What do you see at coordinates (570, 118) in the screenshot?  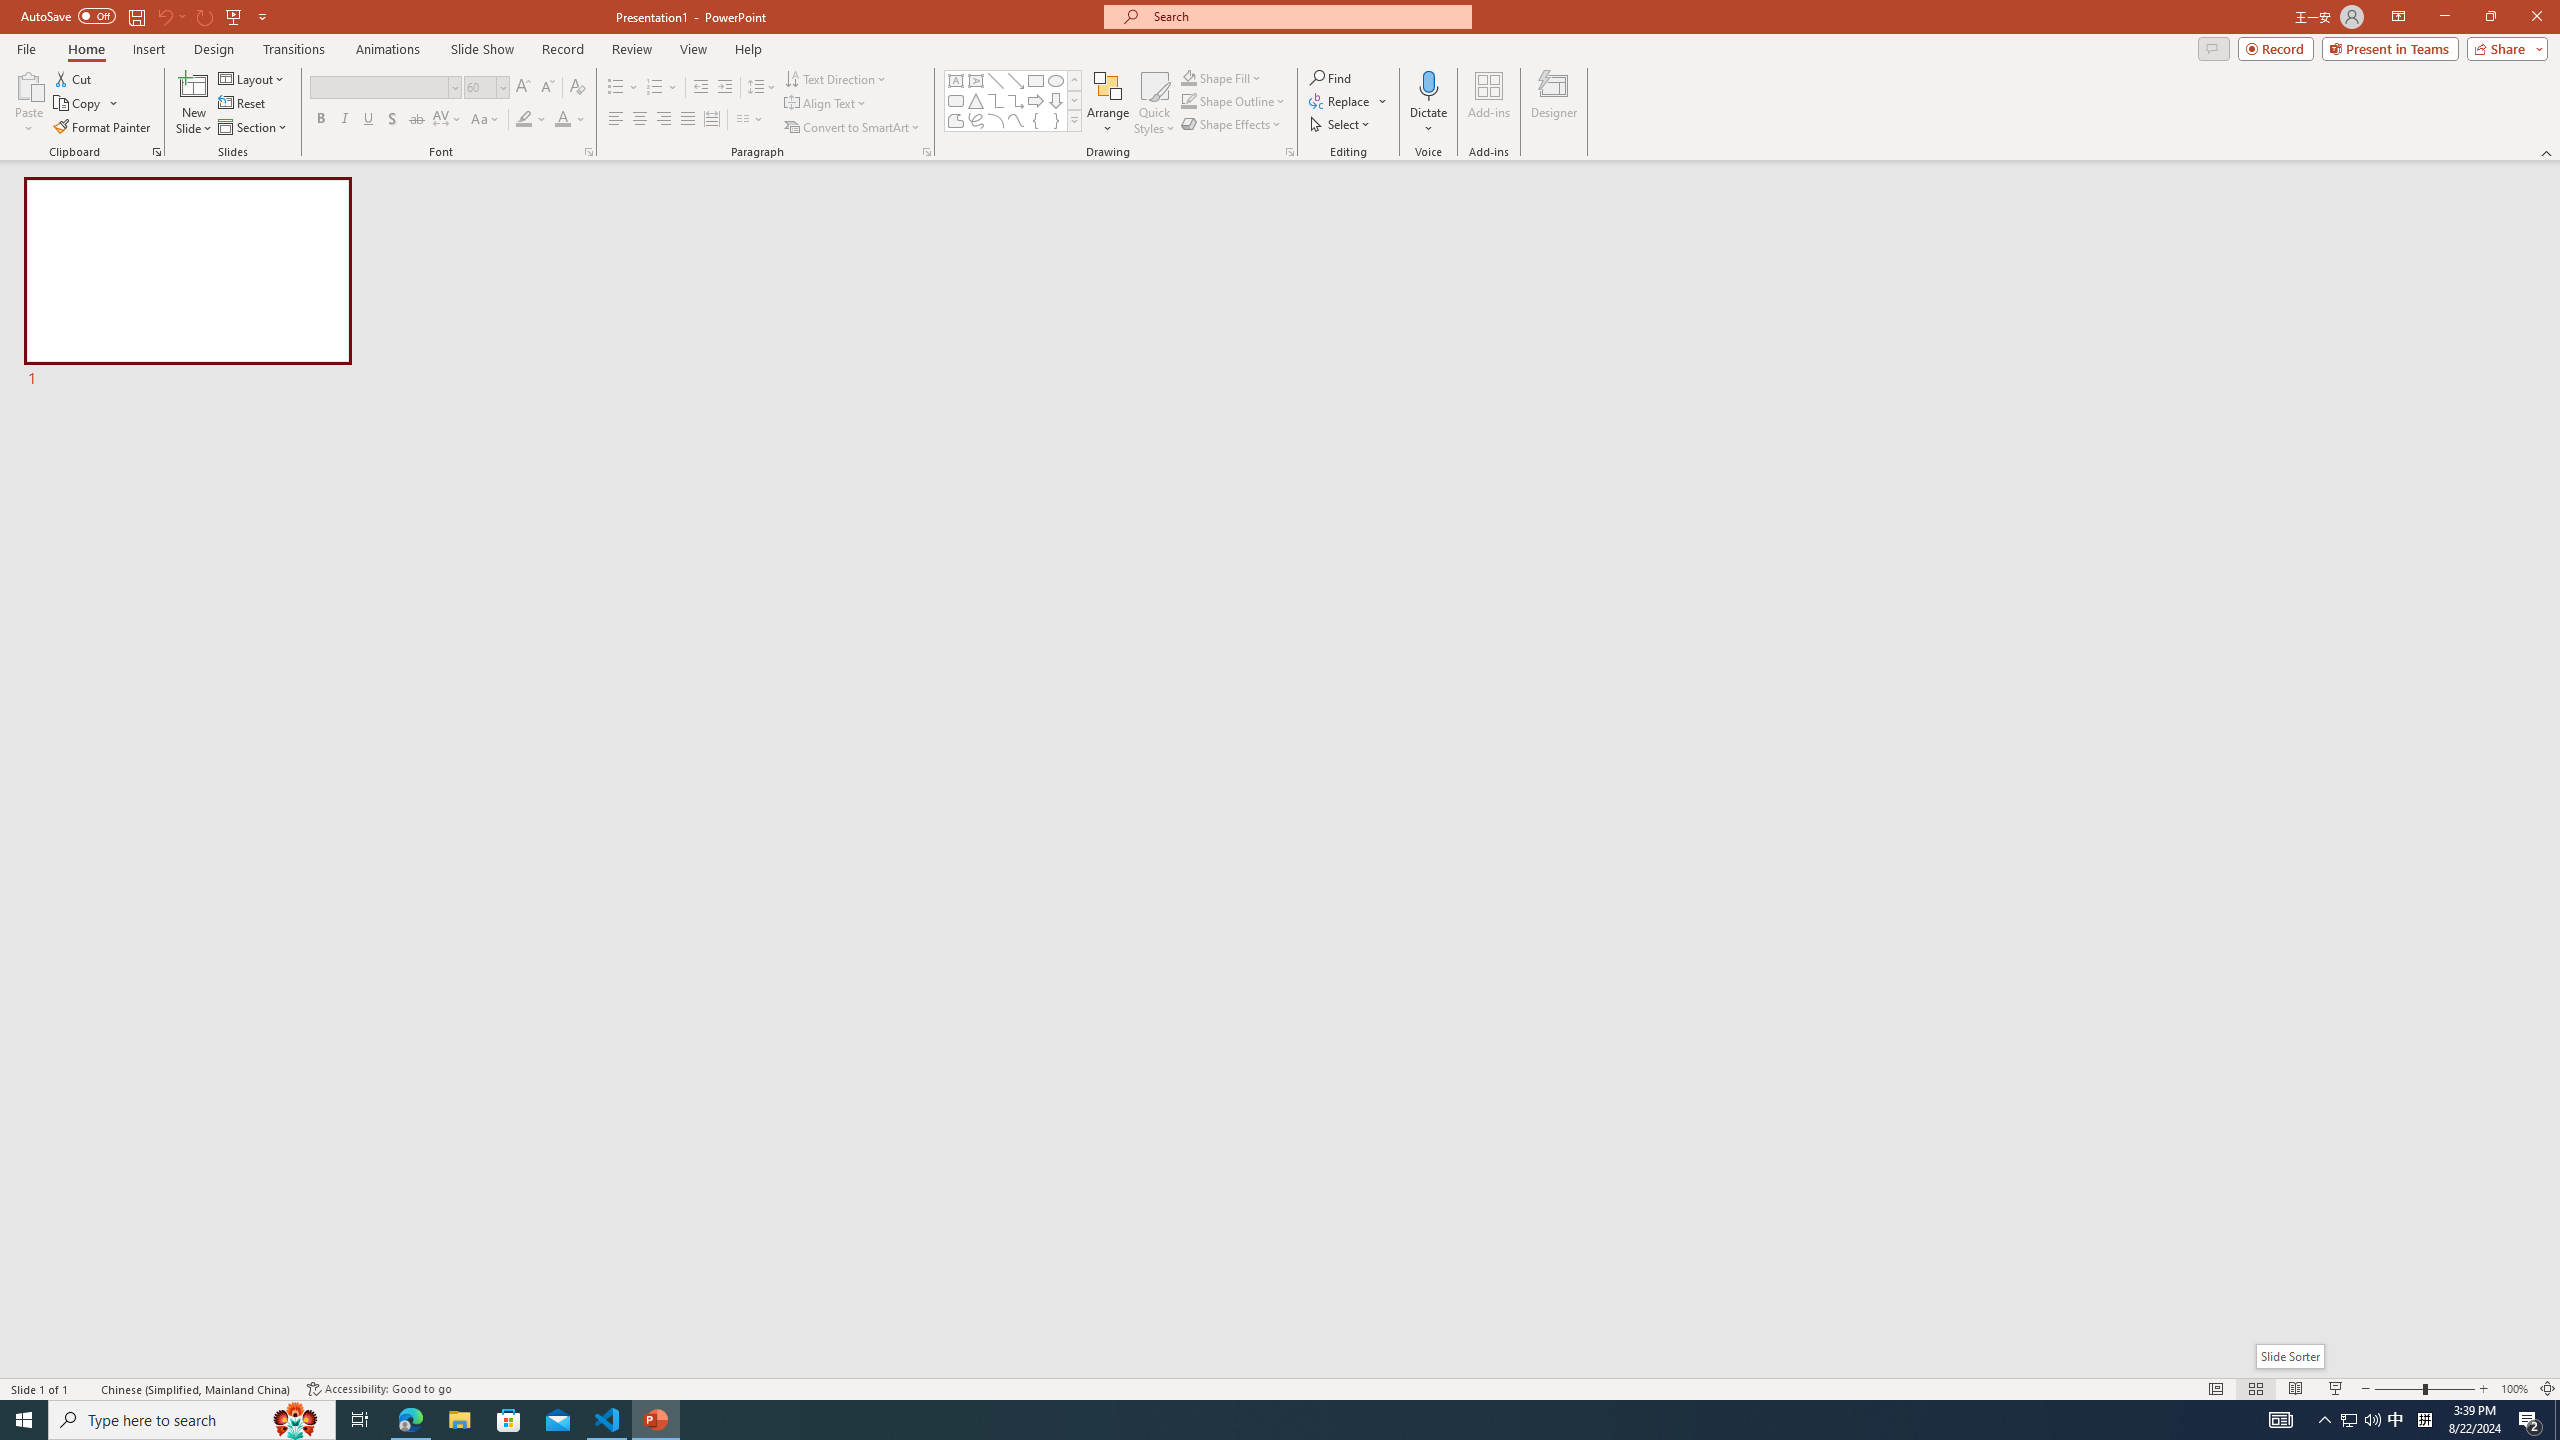 I see `'Font Color'` at bounding box center [570, 118].